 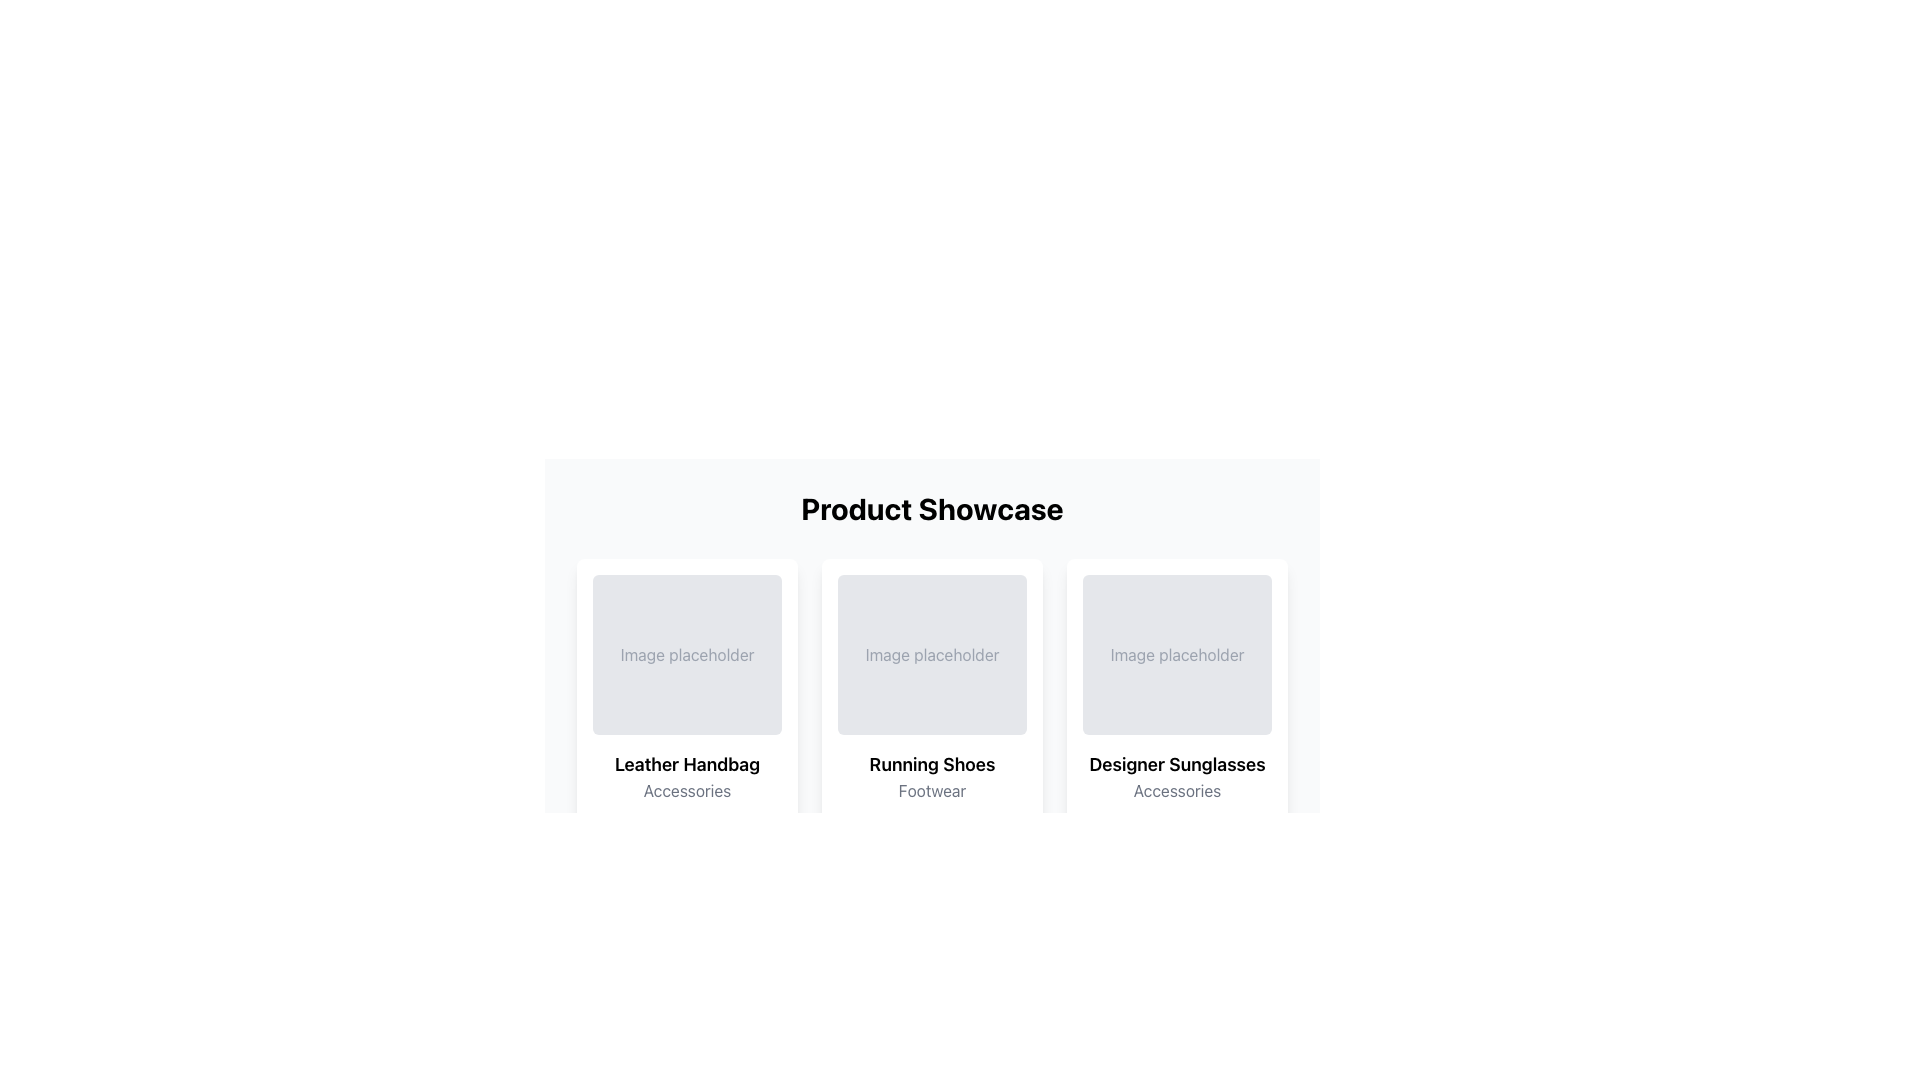 I want to click on the image placeholder located at the top section of the card component above the title 'Leather Handbag' and category 'Accessories', so click(x=687, y=655).